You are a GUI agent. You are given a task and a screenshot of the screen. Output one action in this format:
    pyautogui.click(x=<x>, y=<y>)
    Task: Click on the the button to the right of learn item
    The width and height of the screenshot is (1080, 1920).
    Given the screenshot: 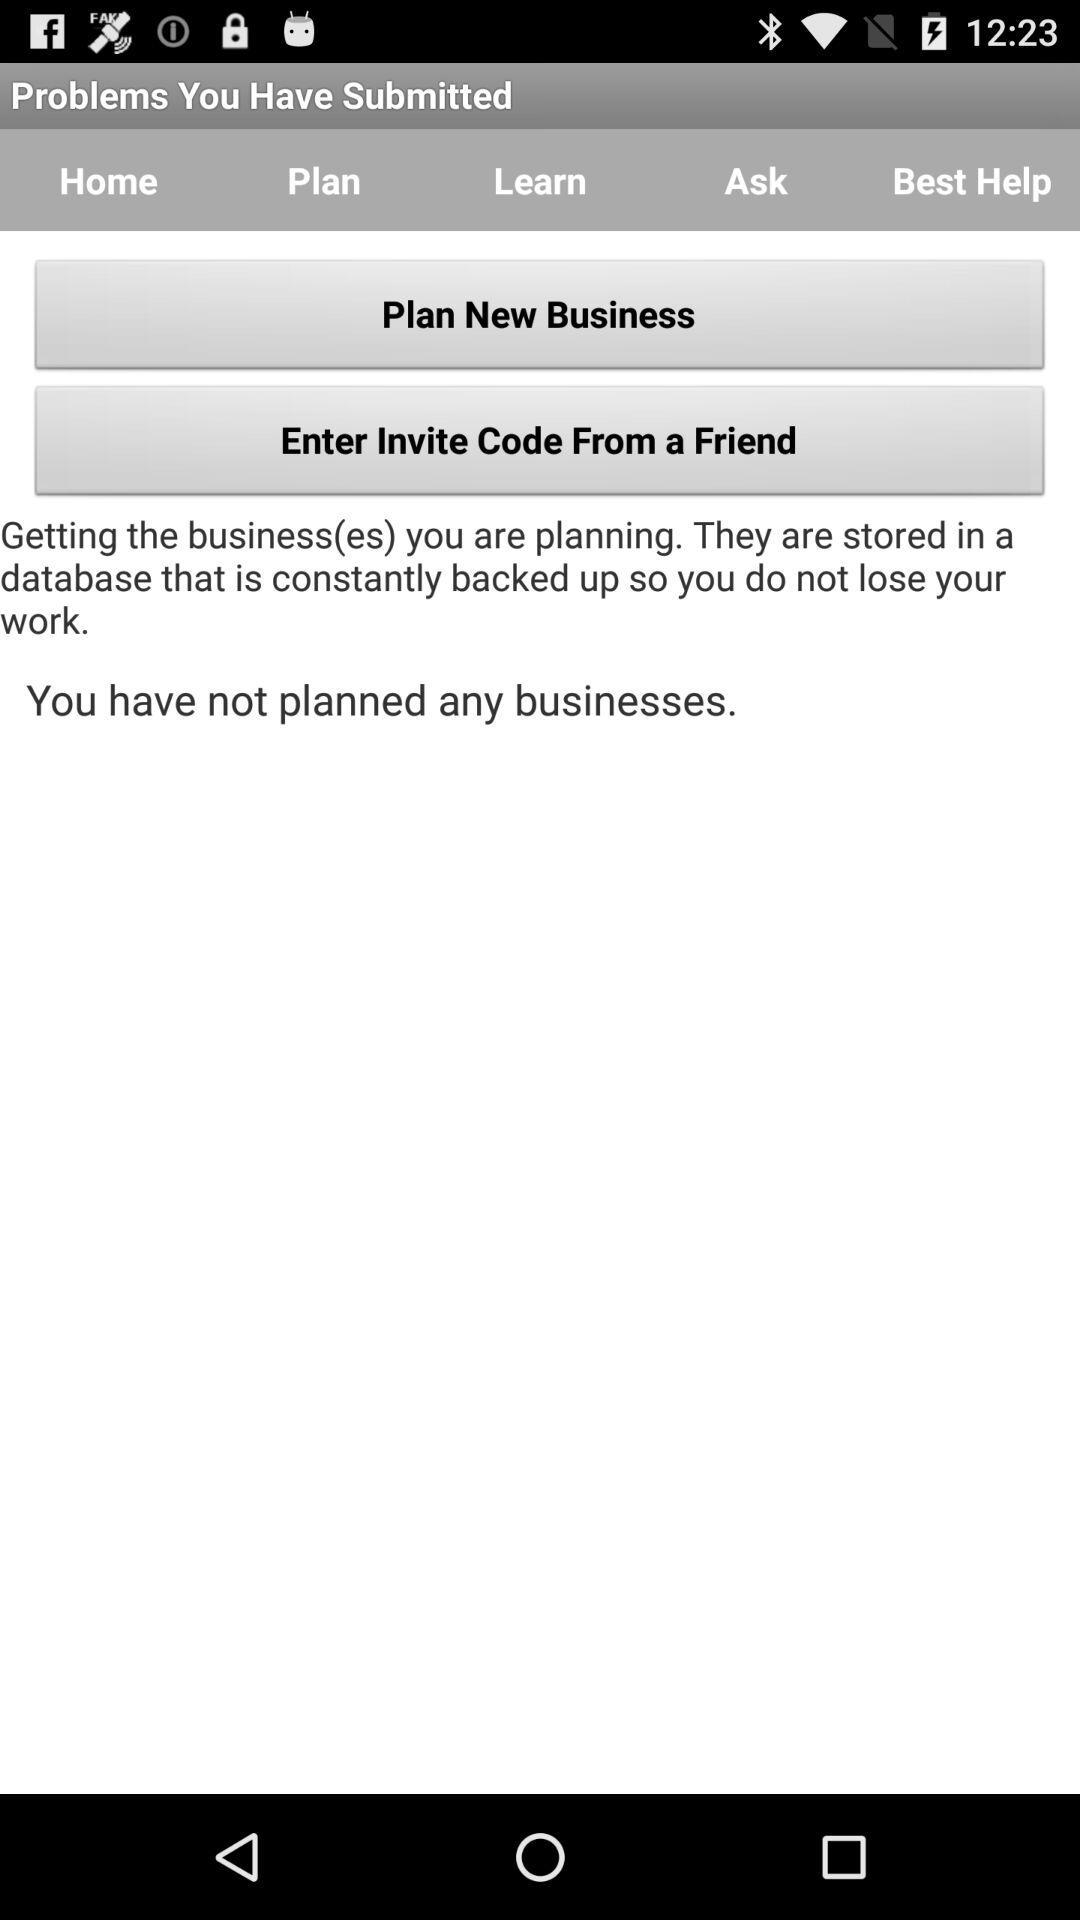 What is the action you would take?
    pyautogui.click(x=756, y=180)
    